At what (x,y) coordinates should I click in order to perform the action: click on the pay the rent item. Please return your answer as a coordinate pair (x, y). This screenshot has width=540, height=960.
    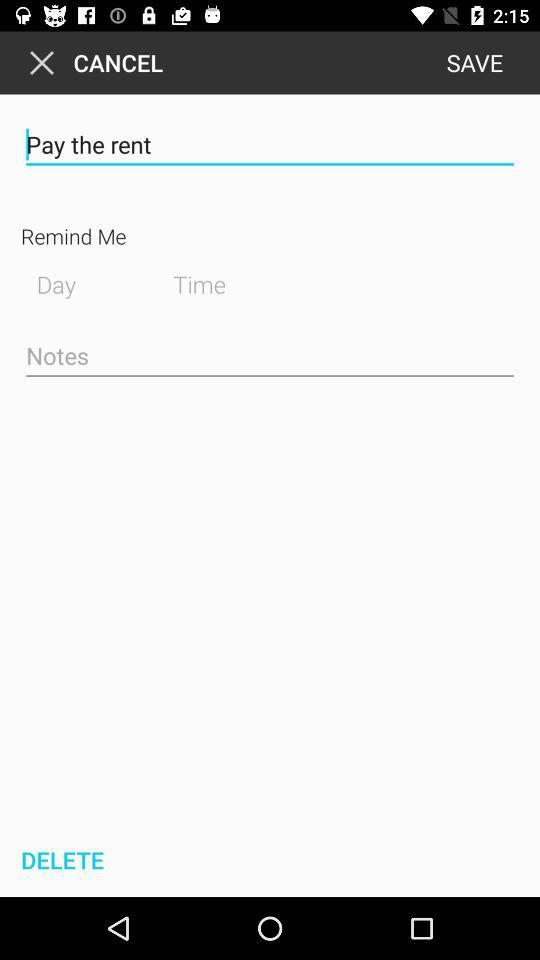
    Looking at the image, I should click on (270, 144).